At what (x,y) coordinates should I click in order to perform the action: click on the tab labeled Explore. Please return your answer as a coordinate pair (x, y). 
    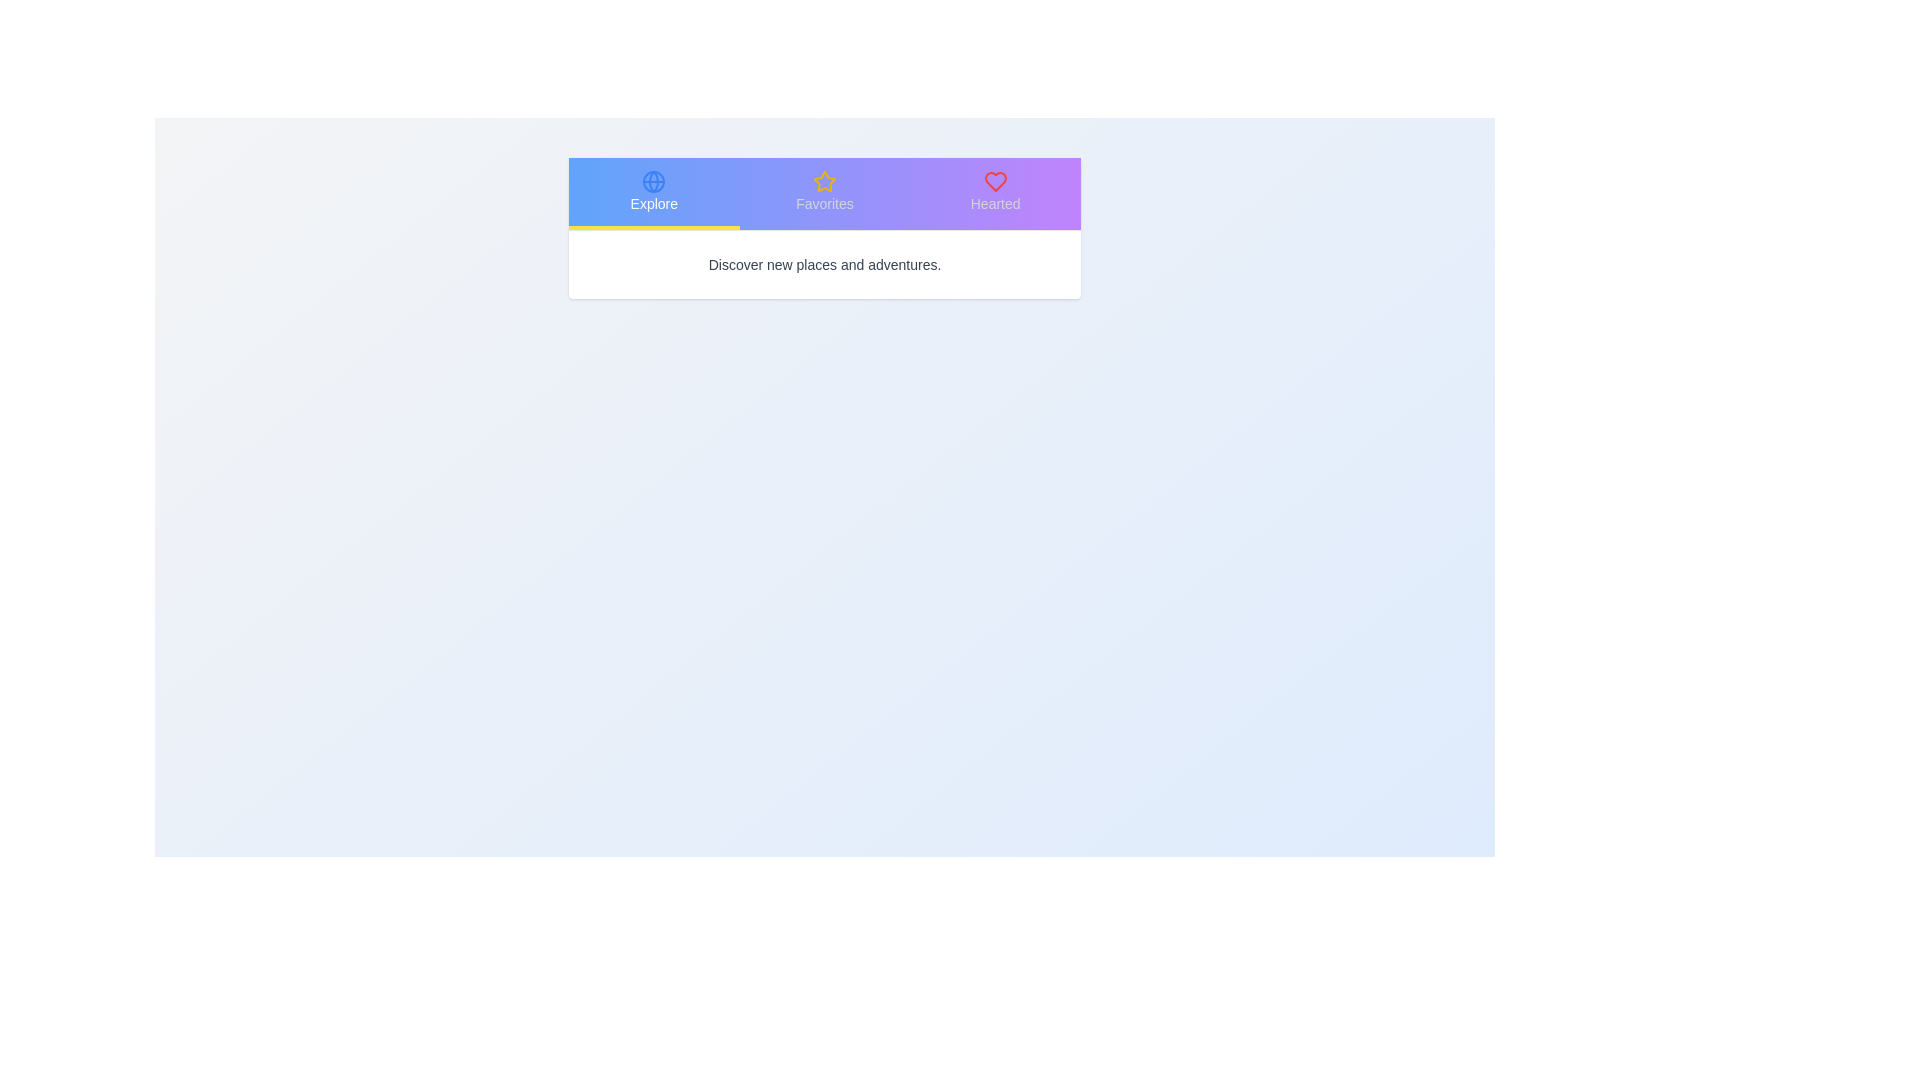
    Looking at the image, I should click on (653, 193).